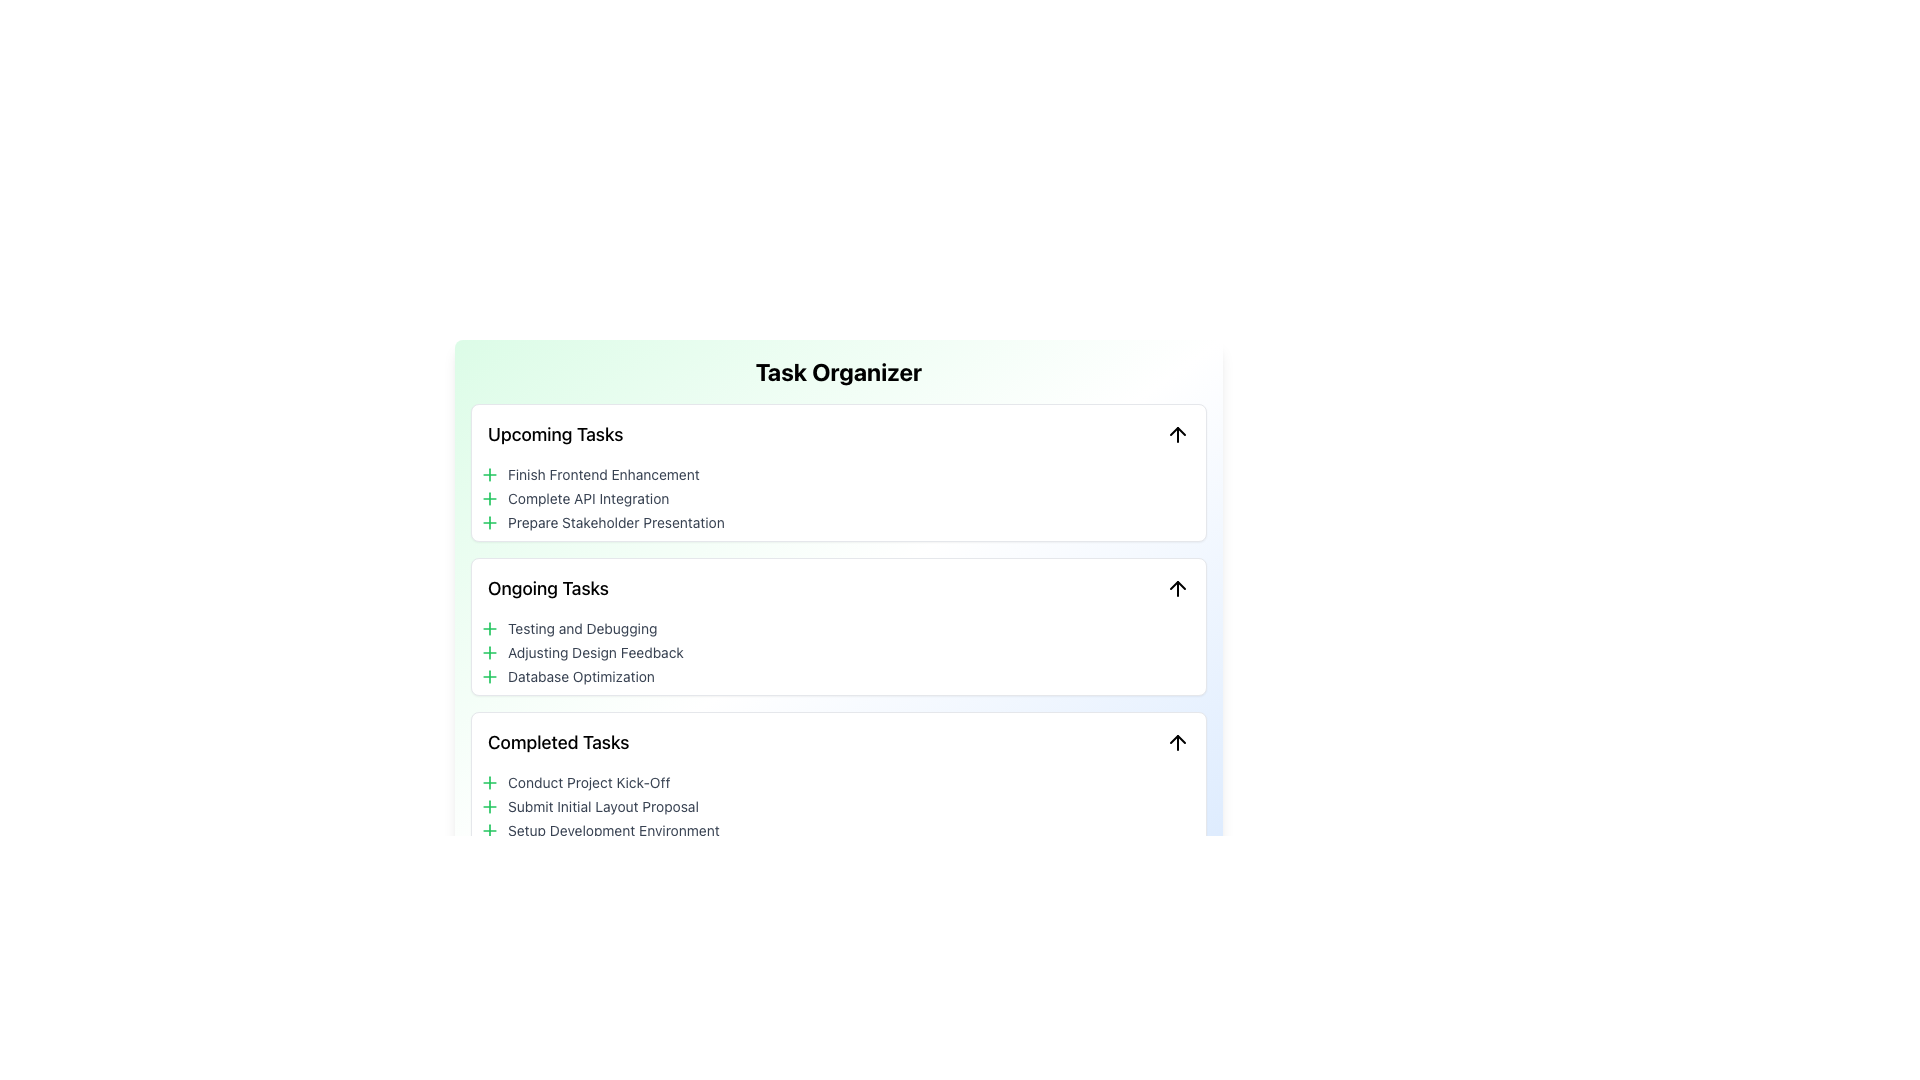 This screenshot has height=1080, width=1920. Describe the element at coordinates (615, 522) in the screenshot. I see `the third item in the 'Upcoming Tasks' list, which is a Text Label displaying the task title` at that location.